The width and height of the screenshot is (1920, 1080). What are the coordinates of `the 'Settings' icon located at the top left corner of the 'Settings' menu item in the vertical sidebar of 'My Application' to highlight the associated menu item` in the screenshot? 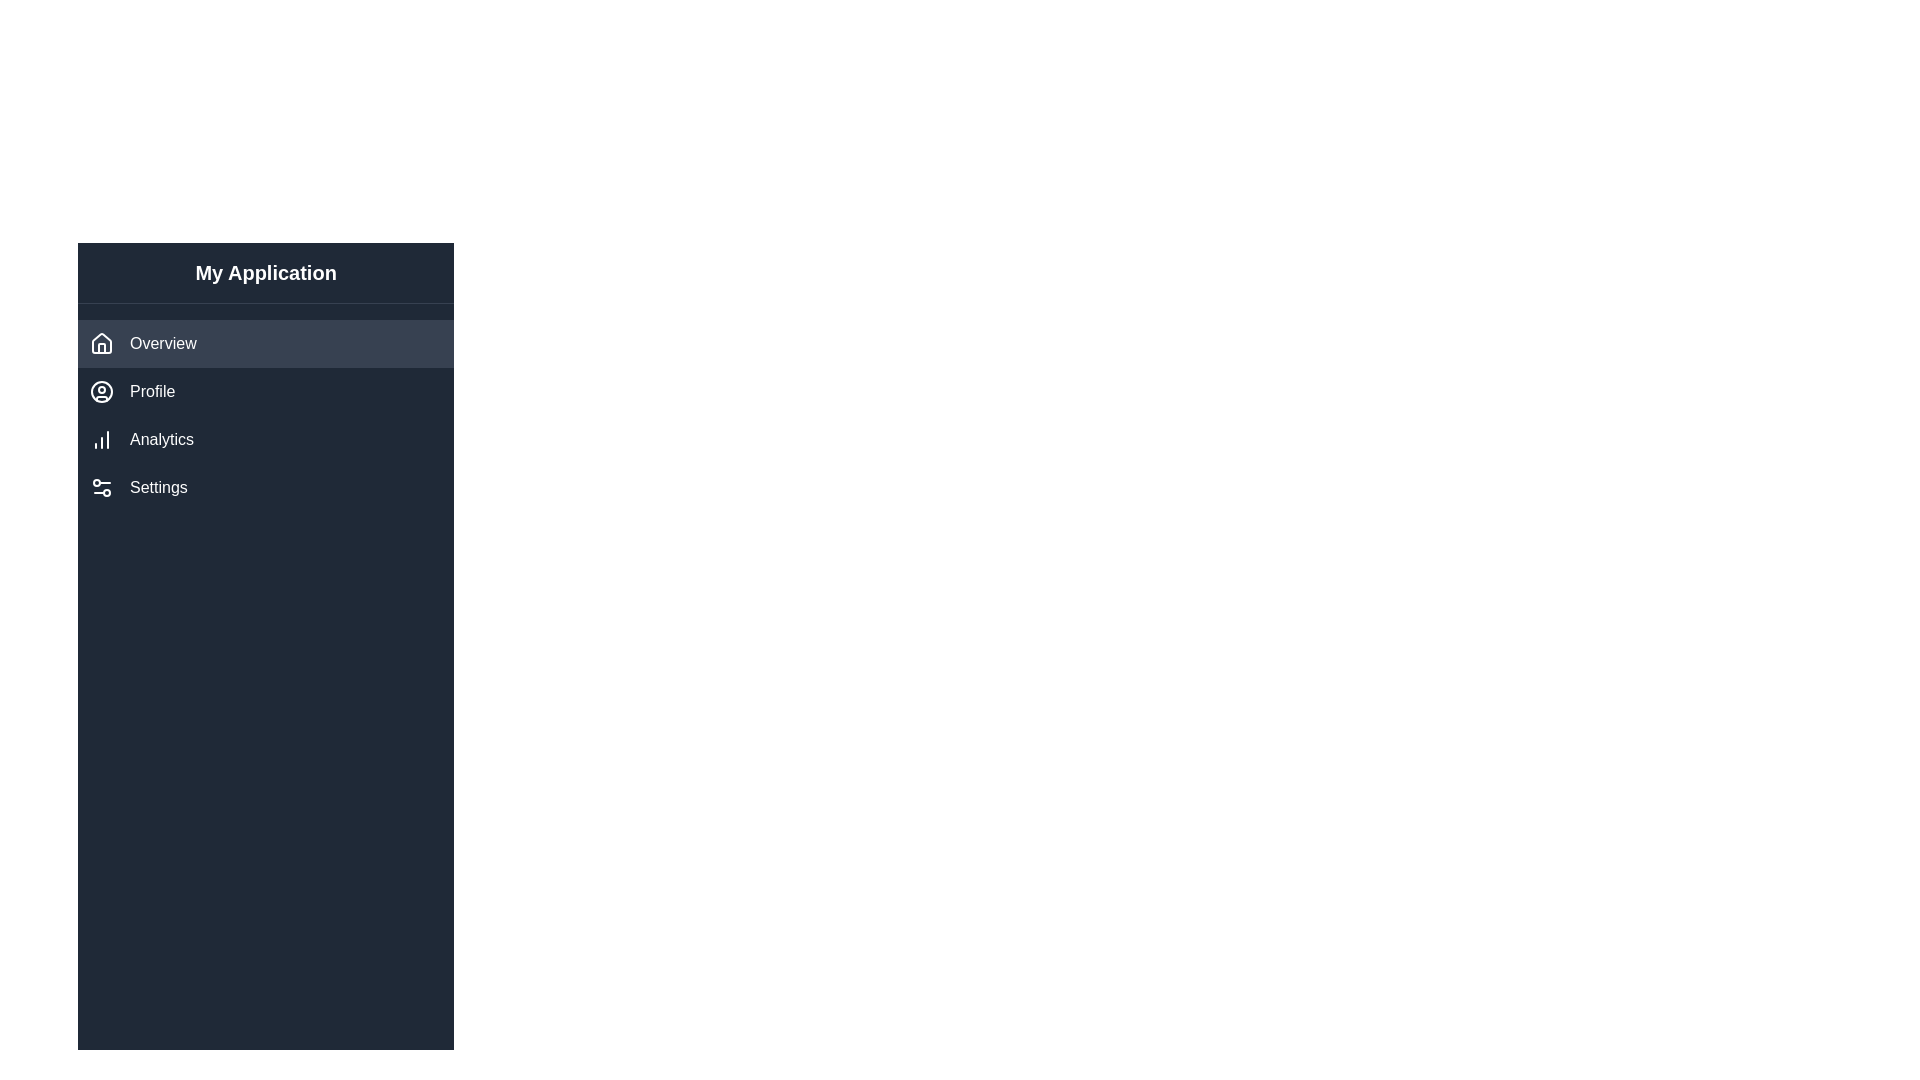 It's located at (100, 488).